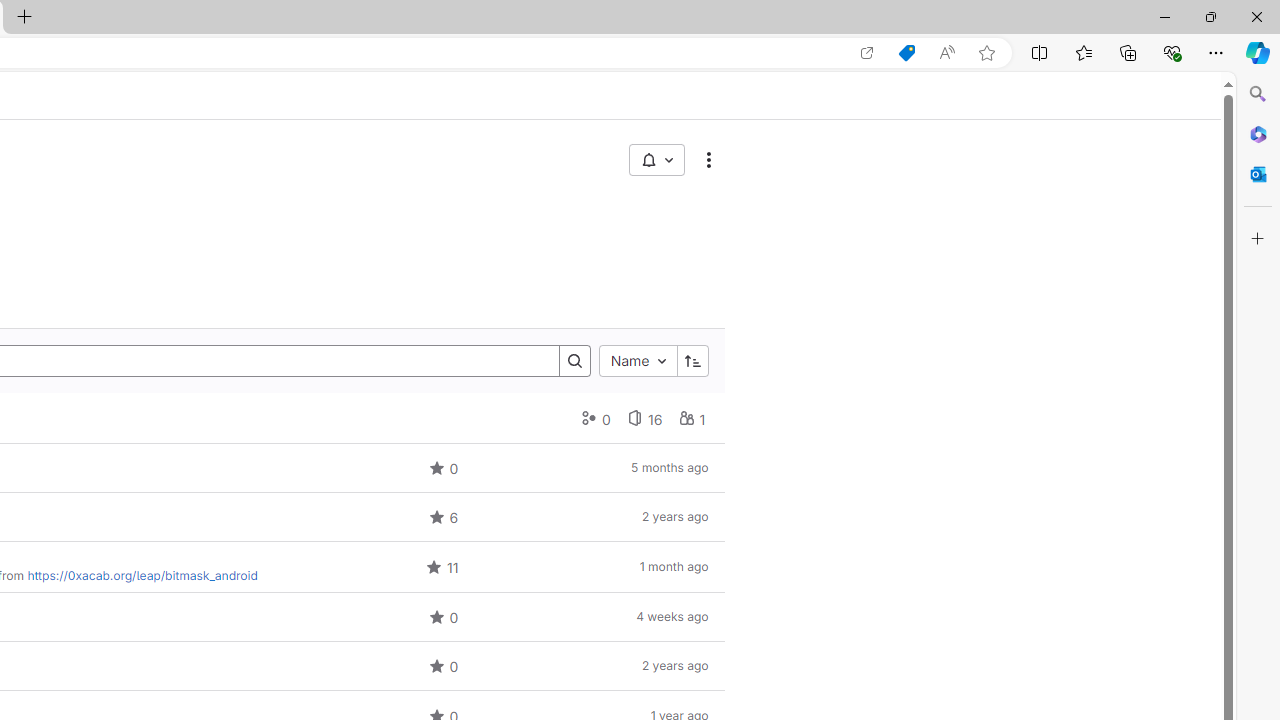  What do you see at coordinates (708, 158) in the screenshot?
I see `'More actions'` at bounding box center [708, 158].